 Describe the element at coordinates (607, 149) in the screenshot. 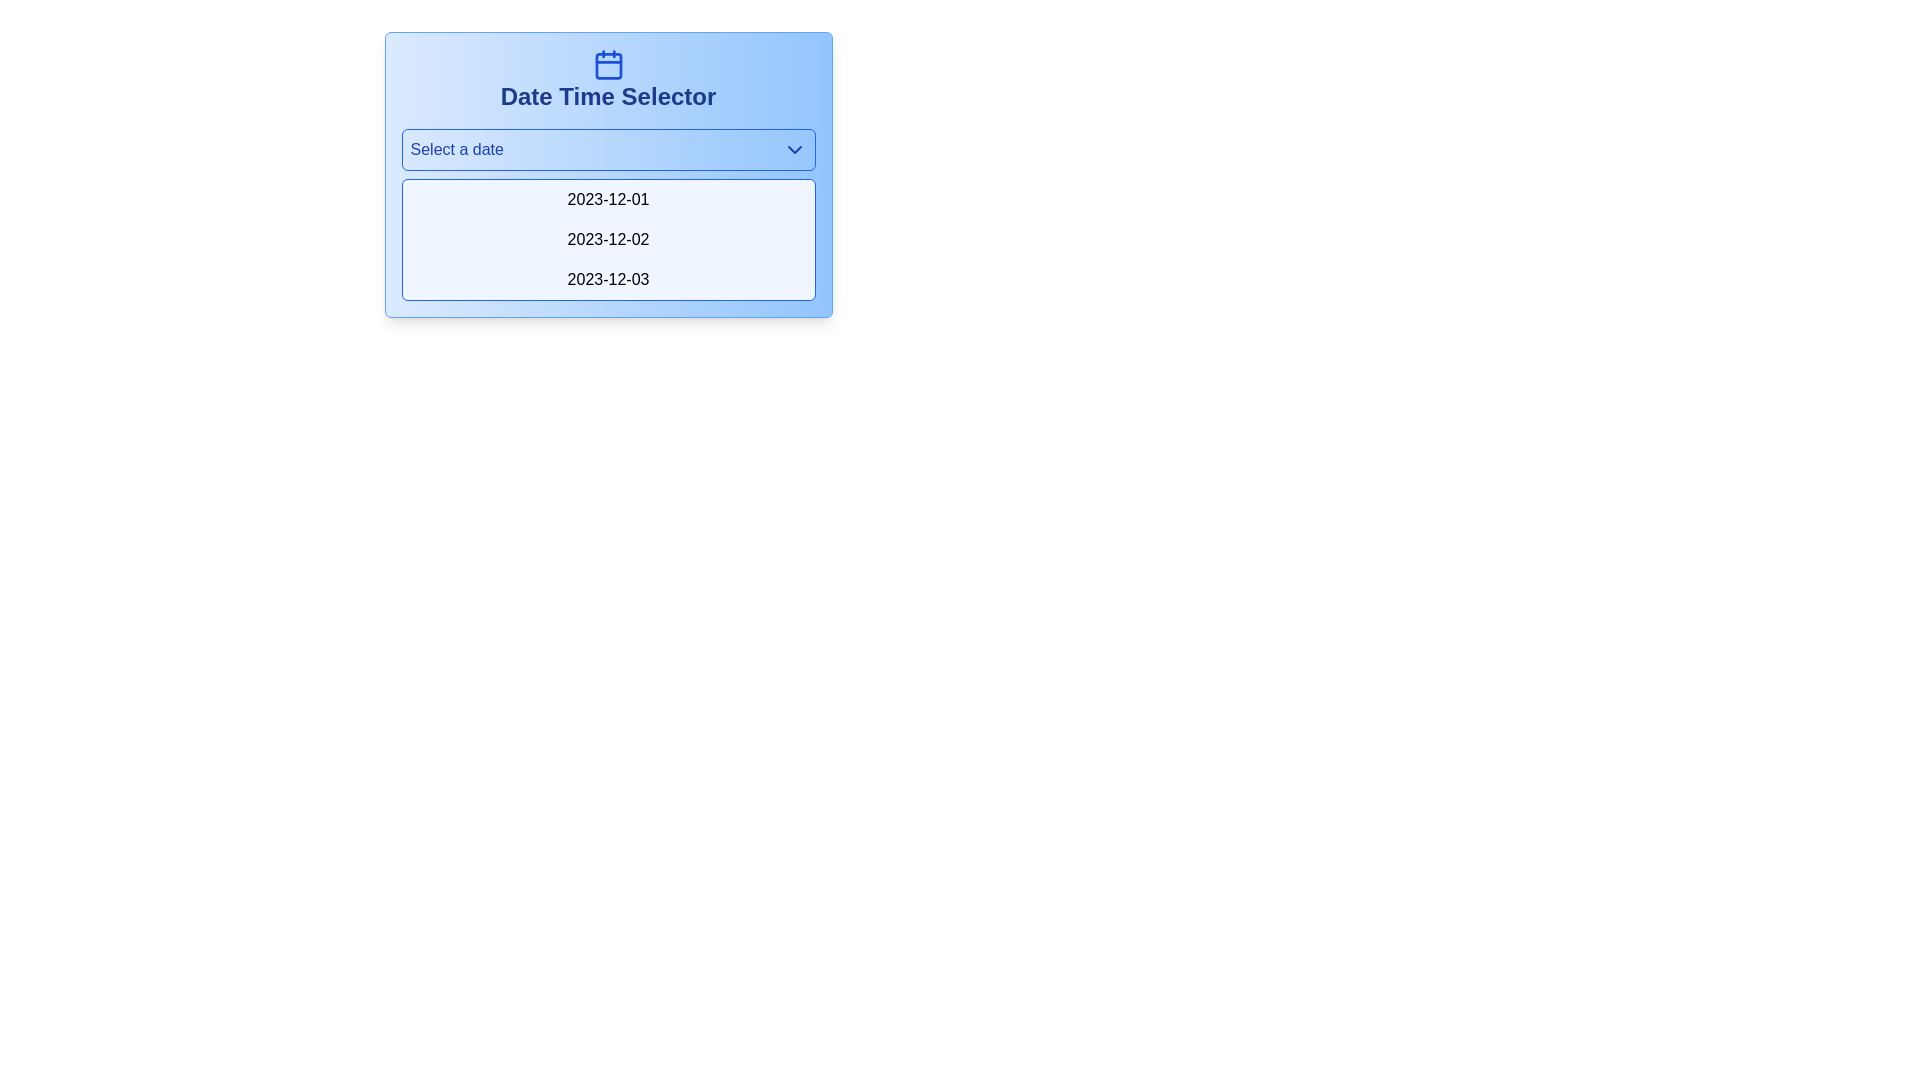

I see `the dropdown menu for selecting a date by clicking it` at that location.